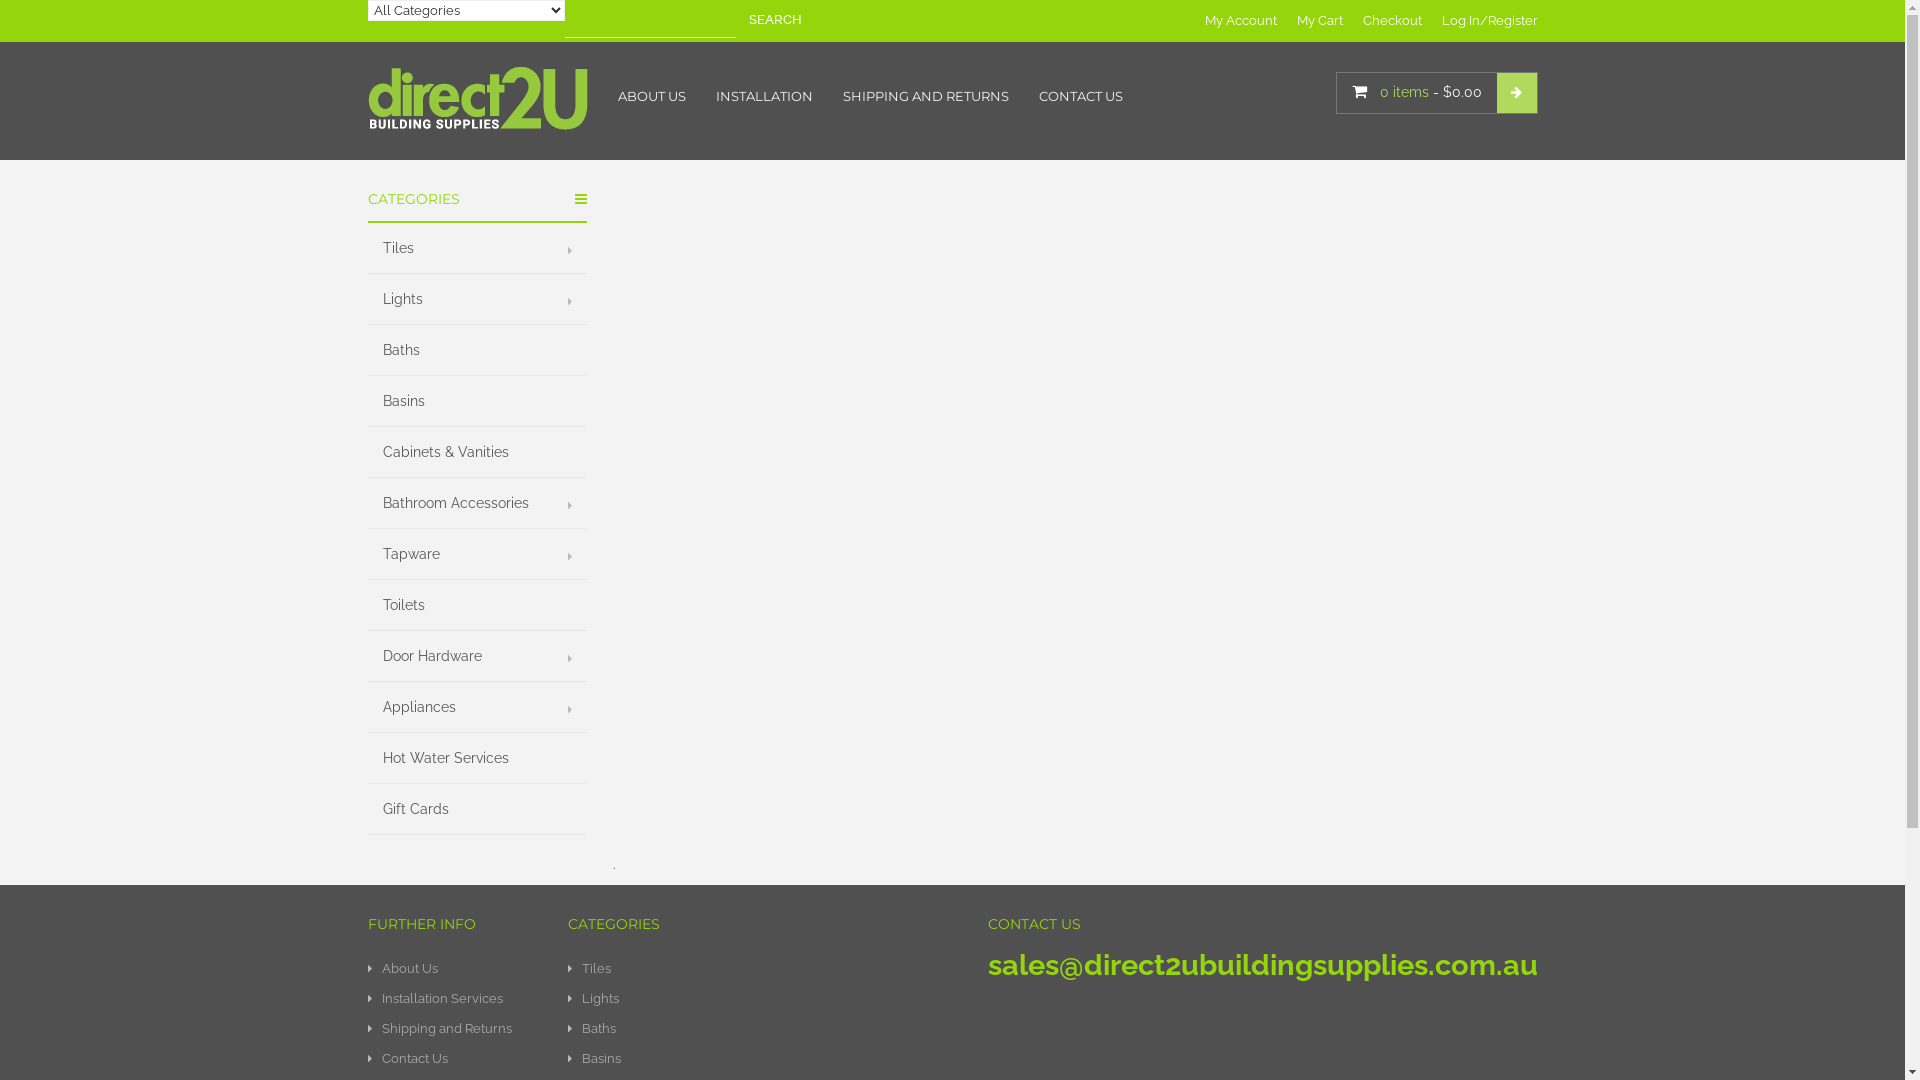  Describe the element at coordinates (1238, 20) in the screenshot. I see `'My Account'` at that location.